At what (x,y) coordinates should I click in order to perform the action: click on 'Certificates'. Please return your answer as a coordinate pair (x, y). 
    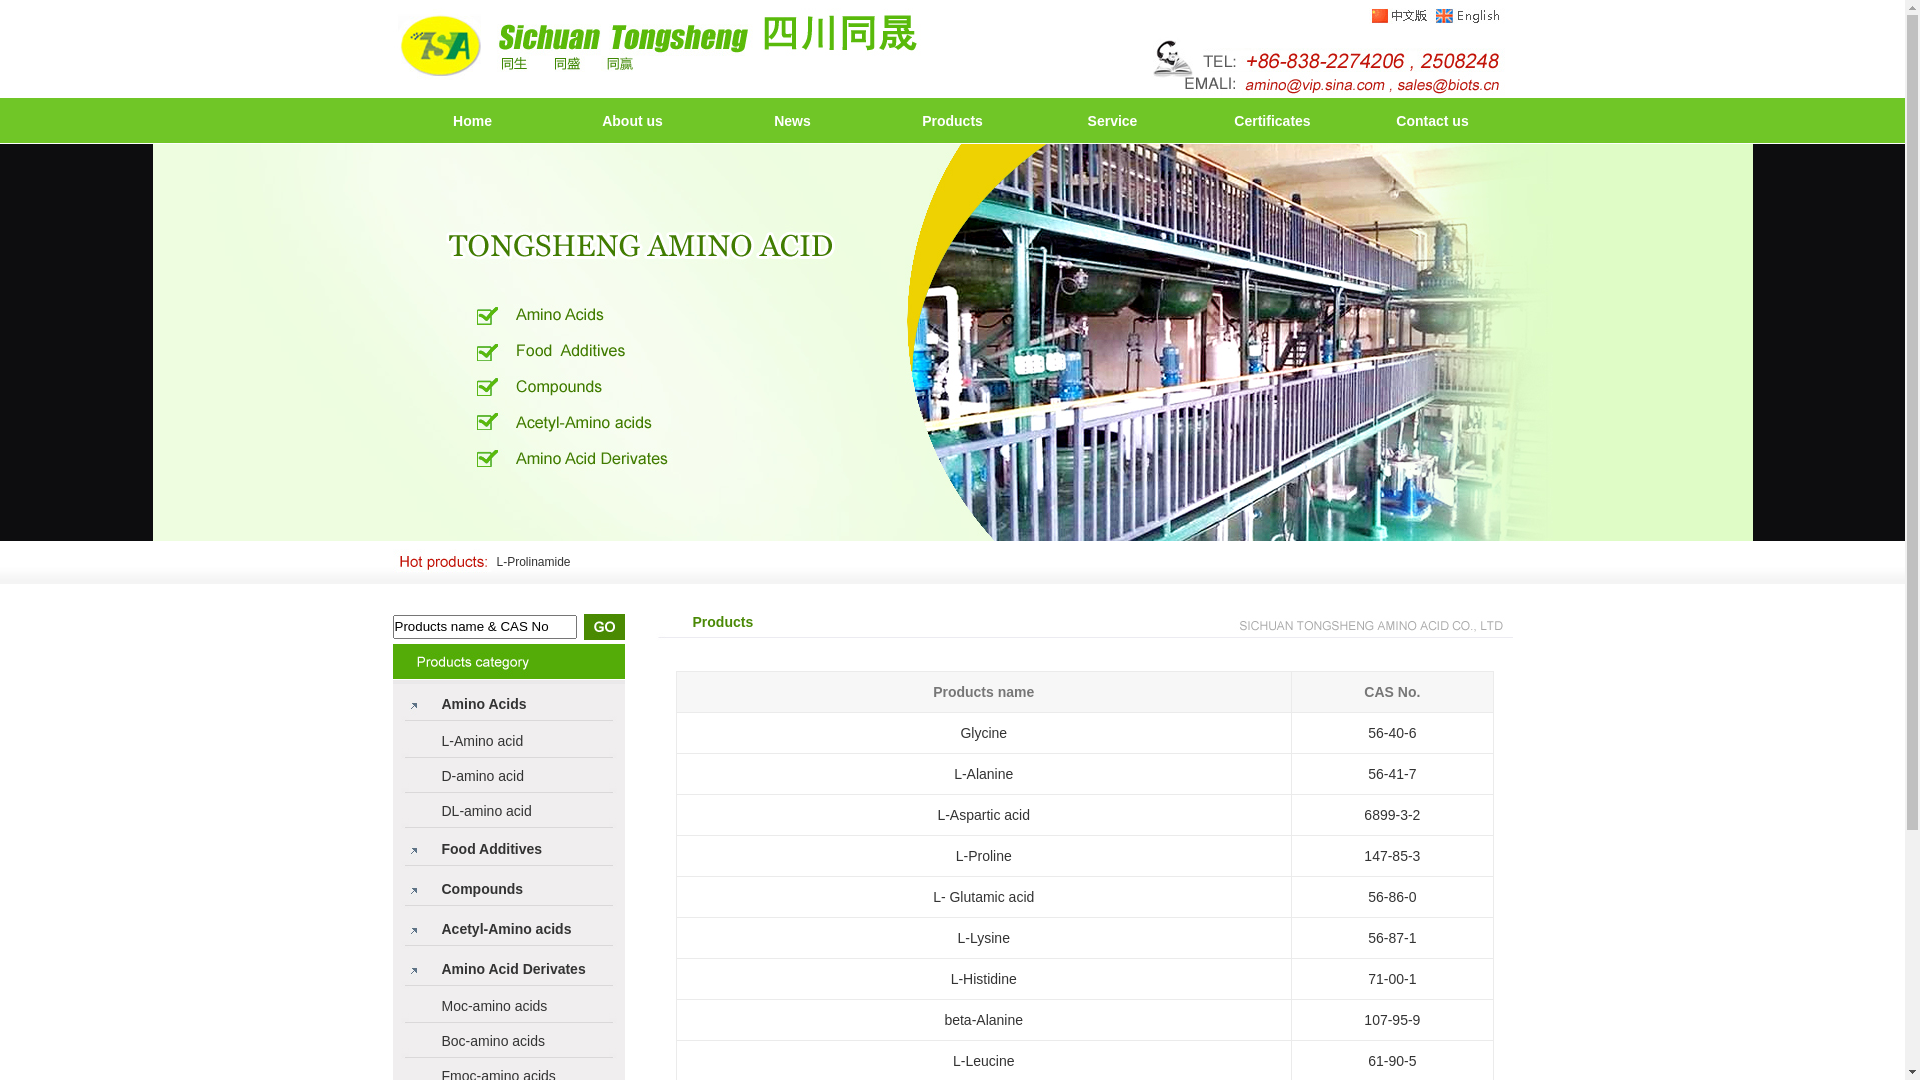
    Looking at the image, I should click on (1271, 120).